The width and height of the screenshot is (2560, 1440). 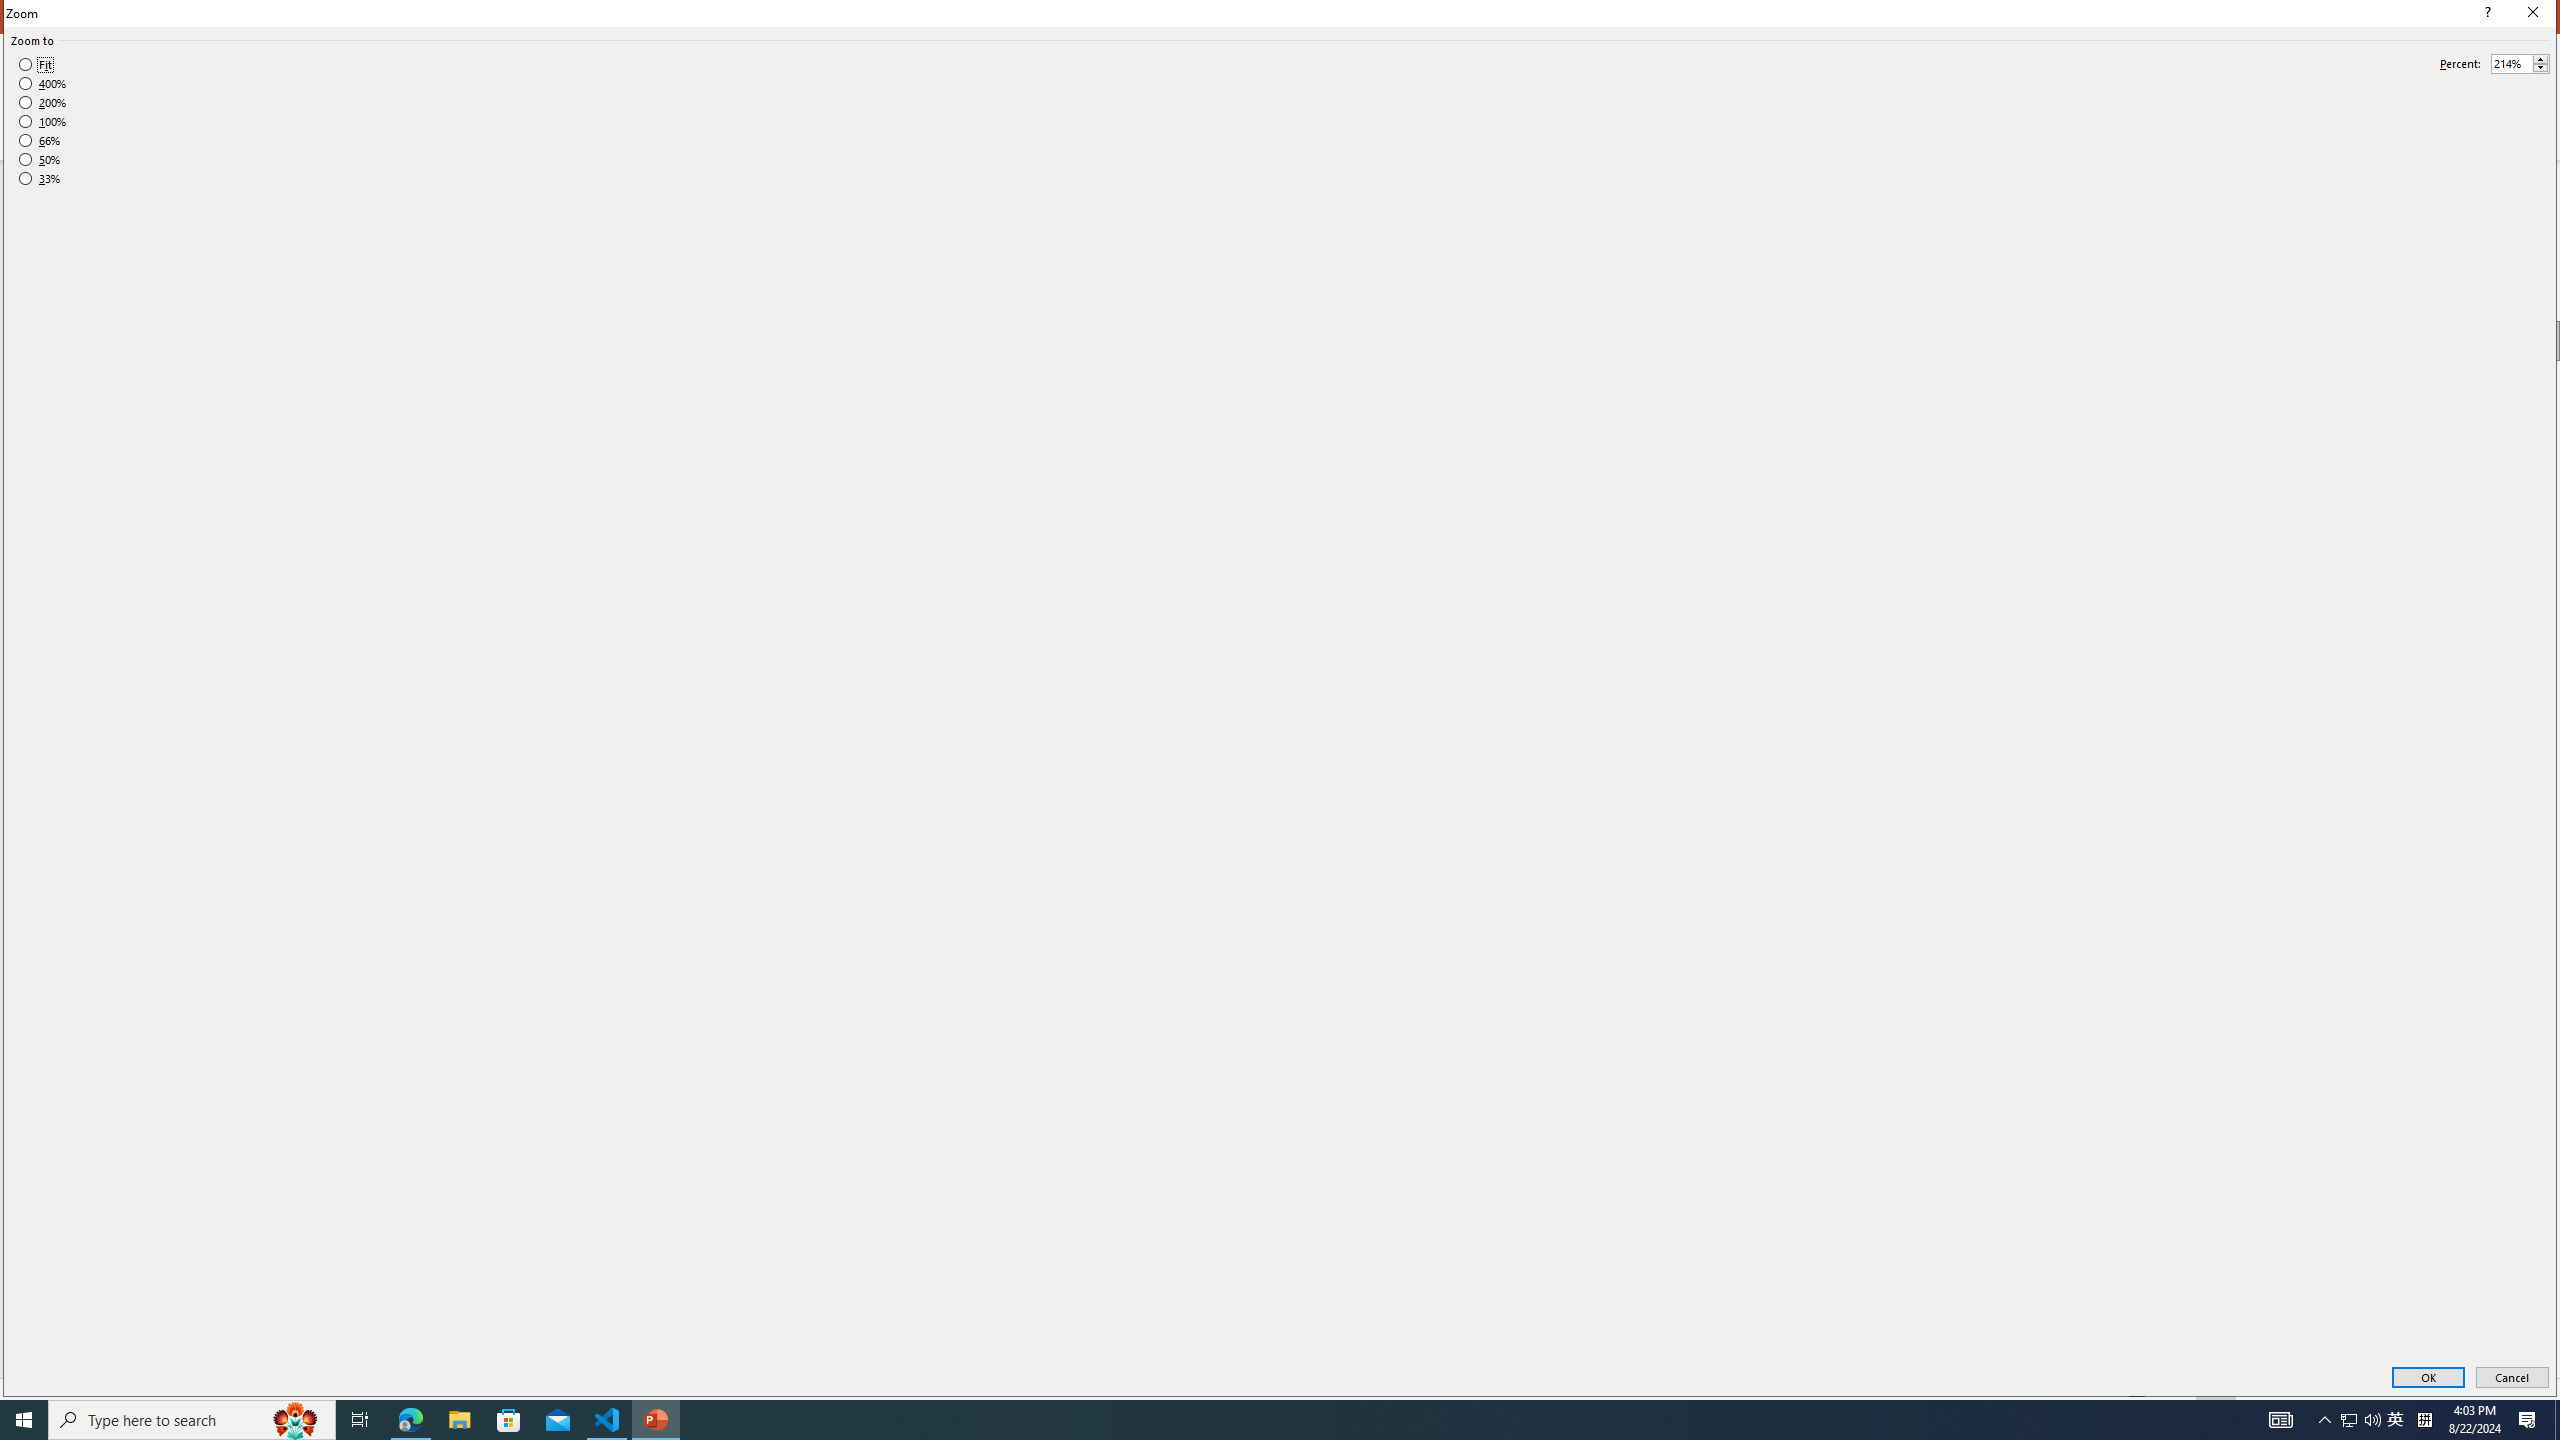 What do you see at coordinates (2511, 64) in the screenshot?
I see `'Percent'` at bounding box center [2511, 64].